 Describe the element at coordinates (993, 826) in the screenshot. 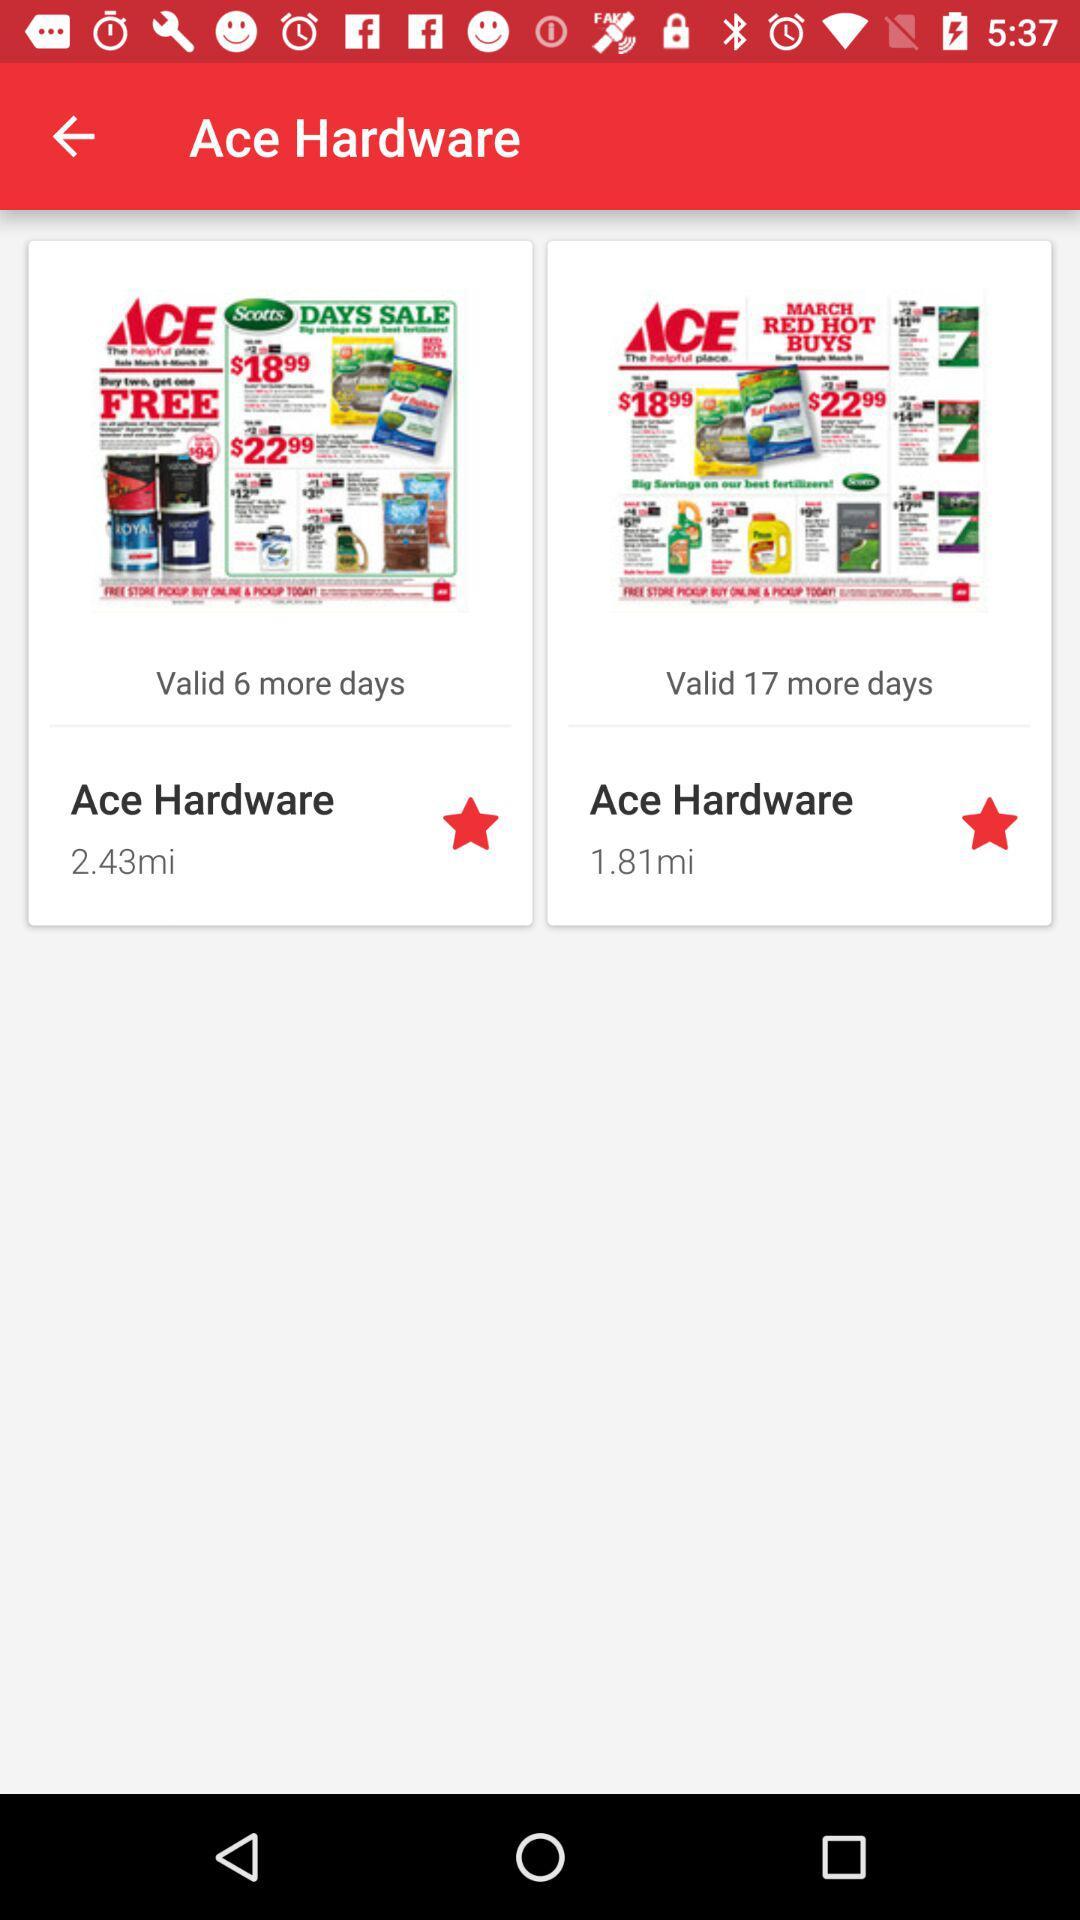

I see `favourite option` at that location.